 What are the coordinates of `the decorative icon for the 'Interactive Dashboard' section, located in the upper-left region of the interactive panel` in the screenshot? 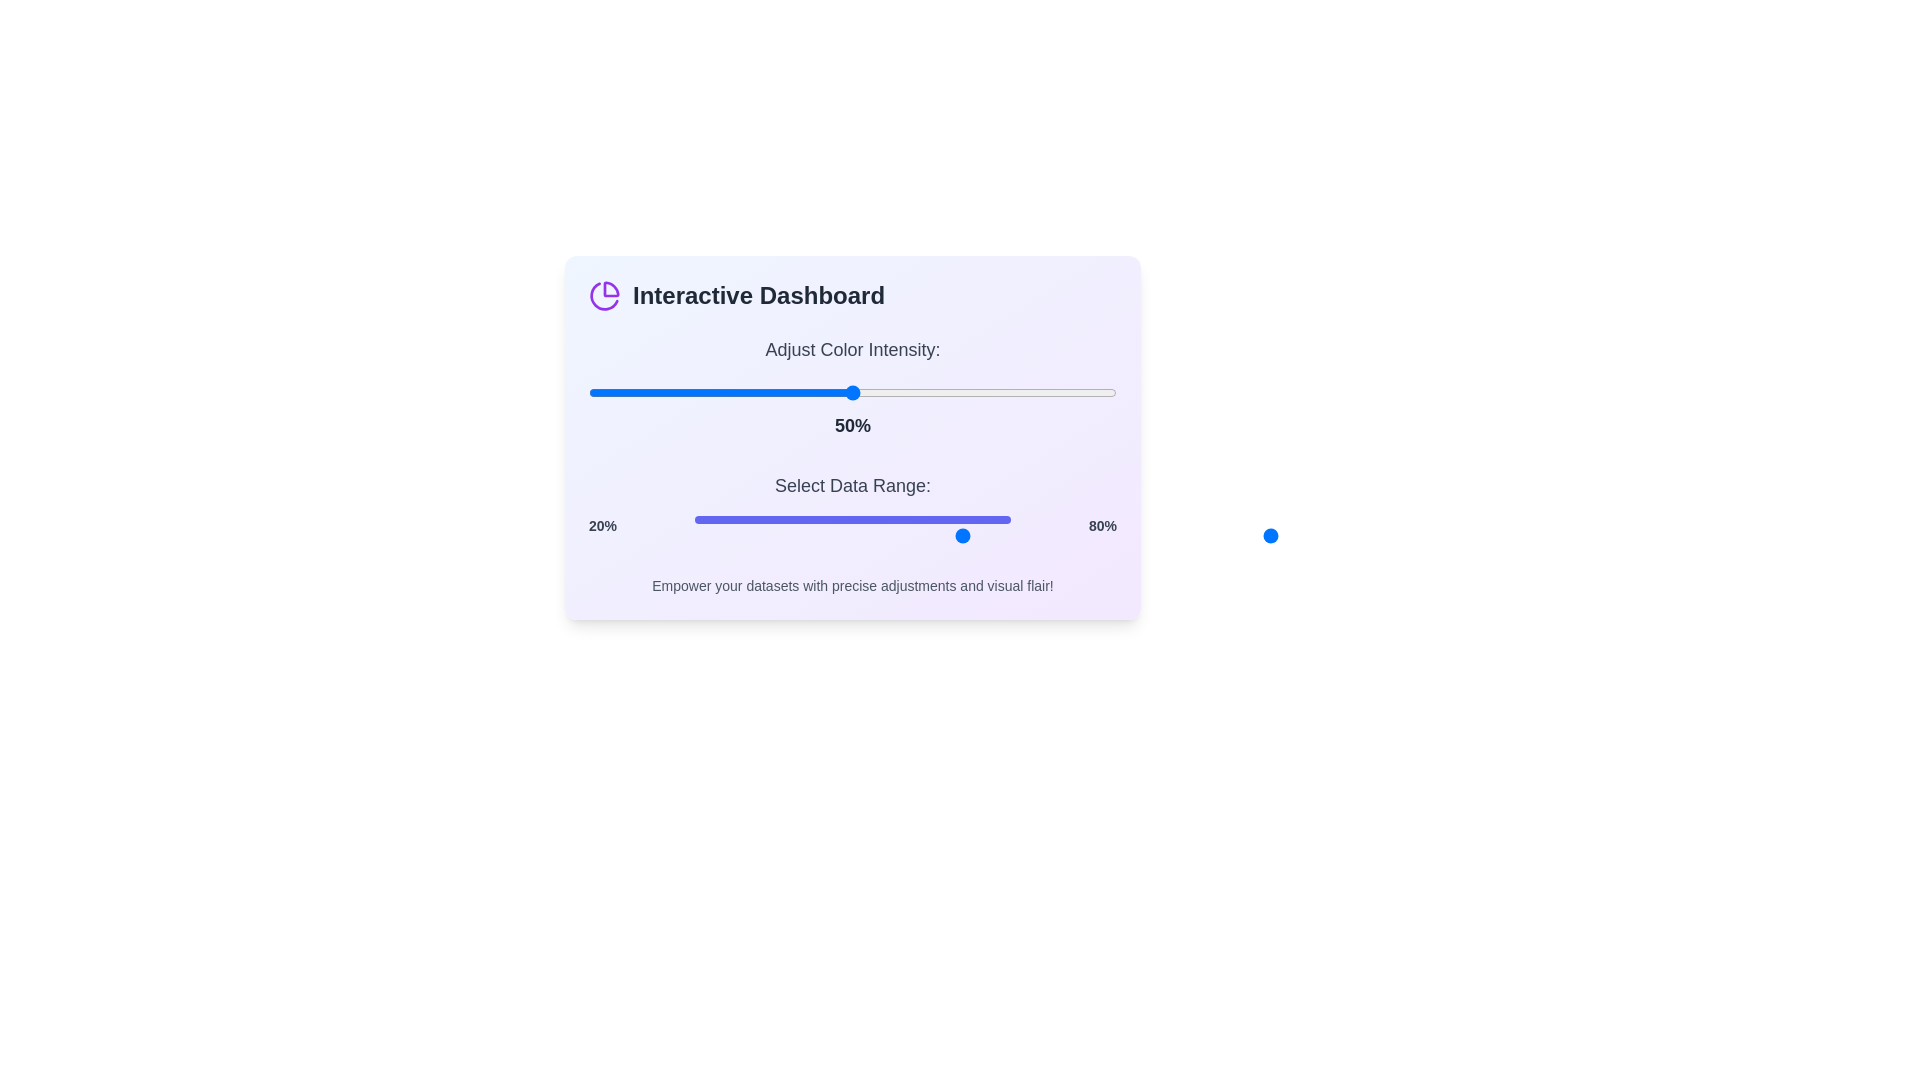 It's located at (603, 296).